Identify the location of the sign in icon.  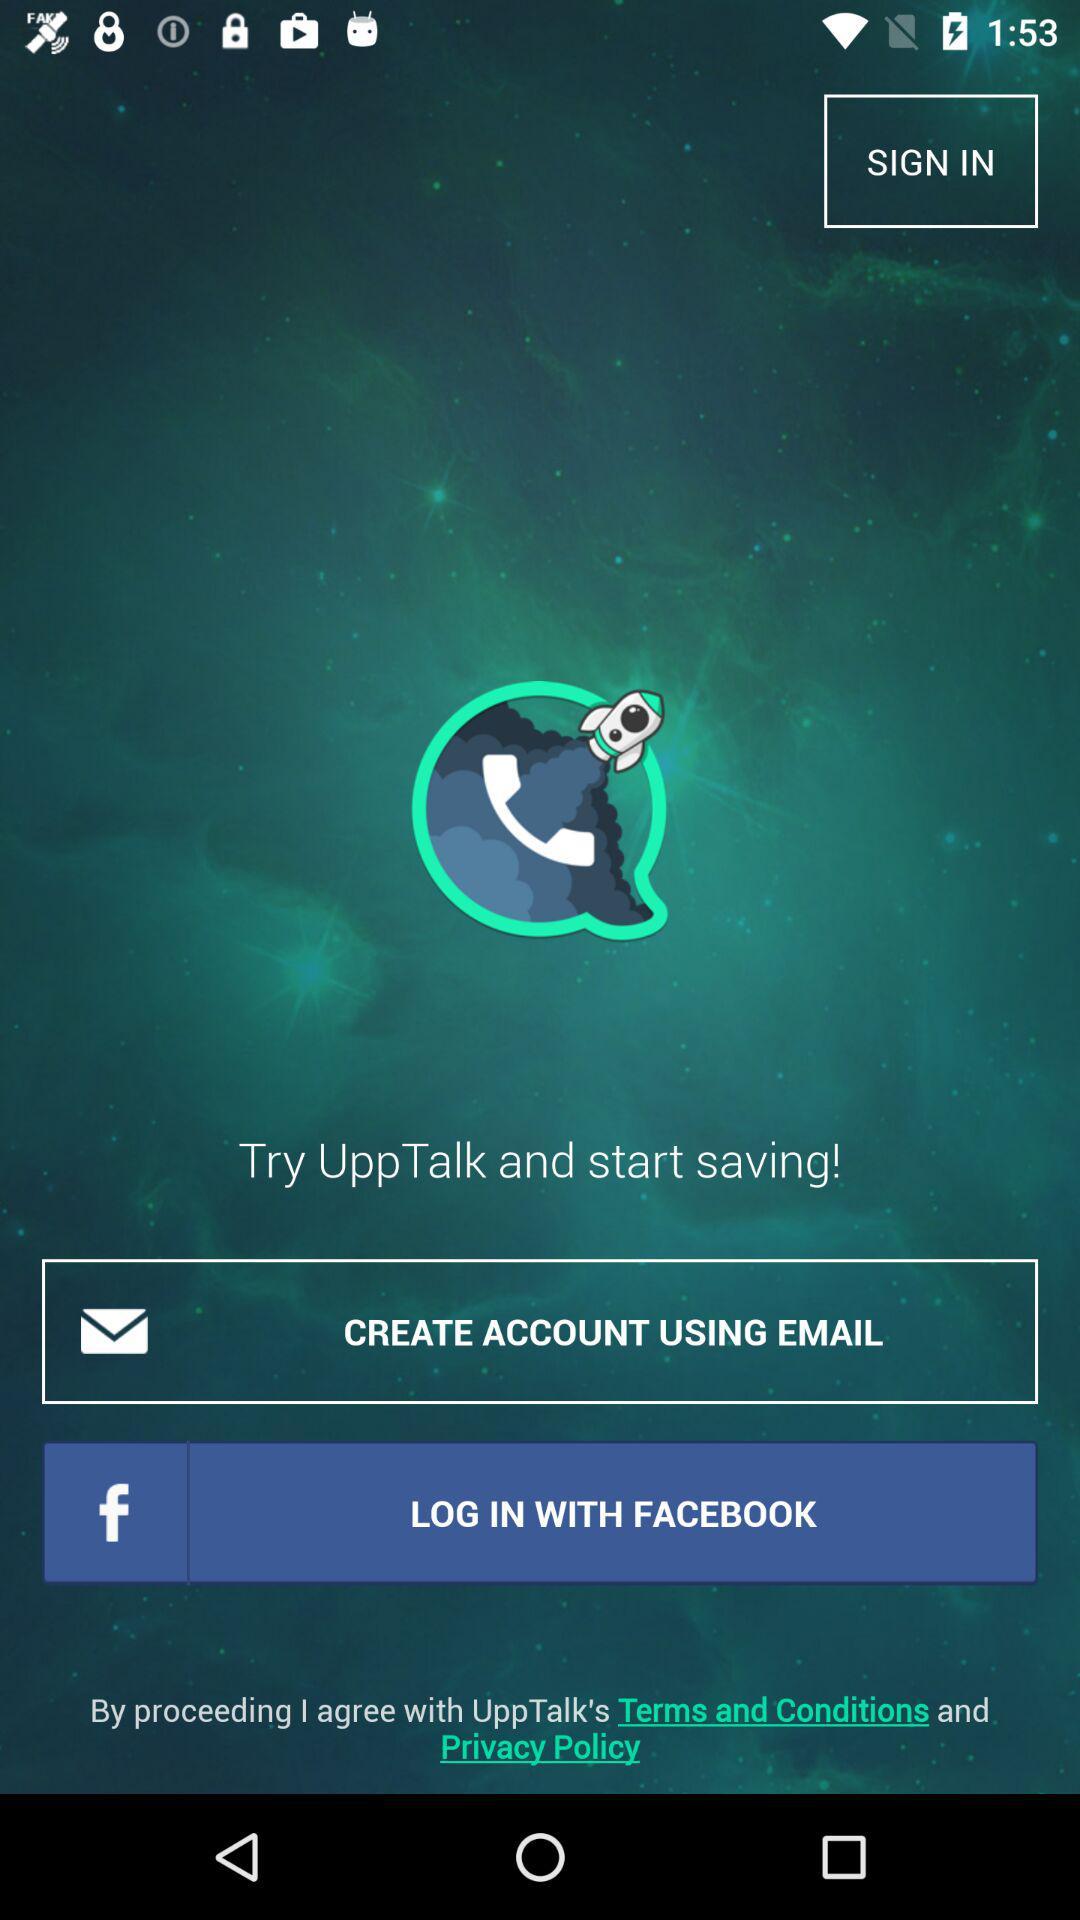
(931, 161).